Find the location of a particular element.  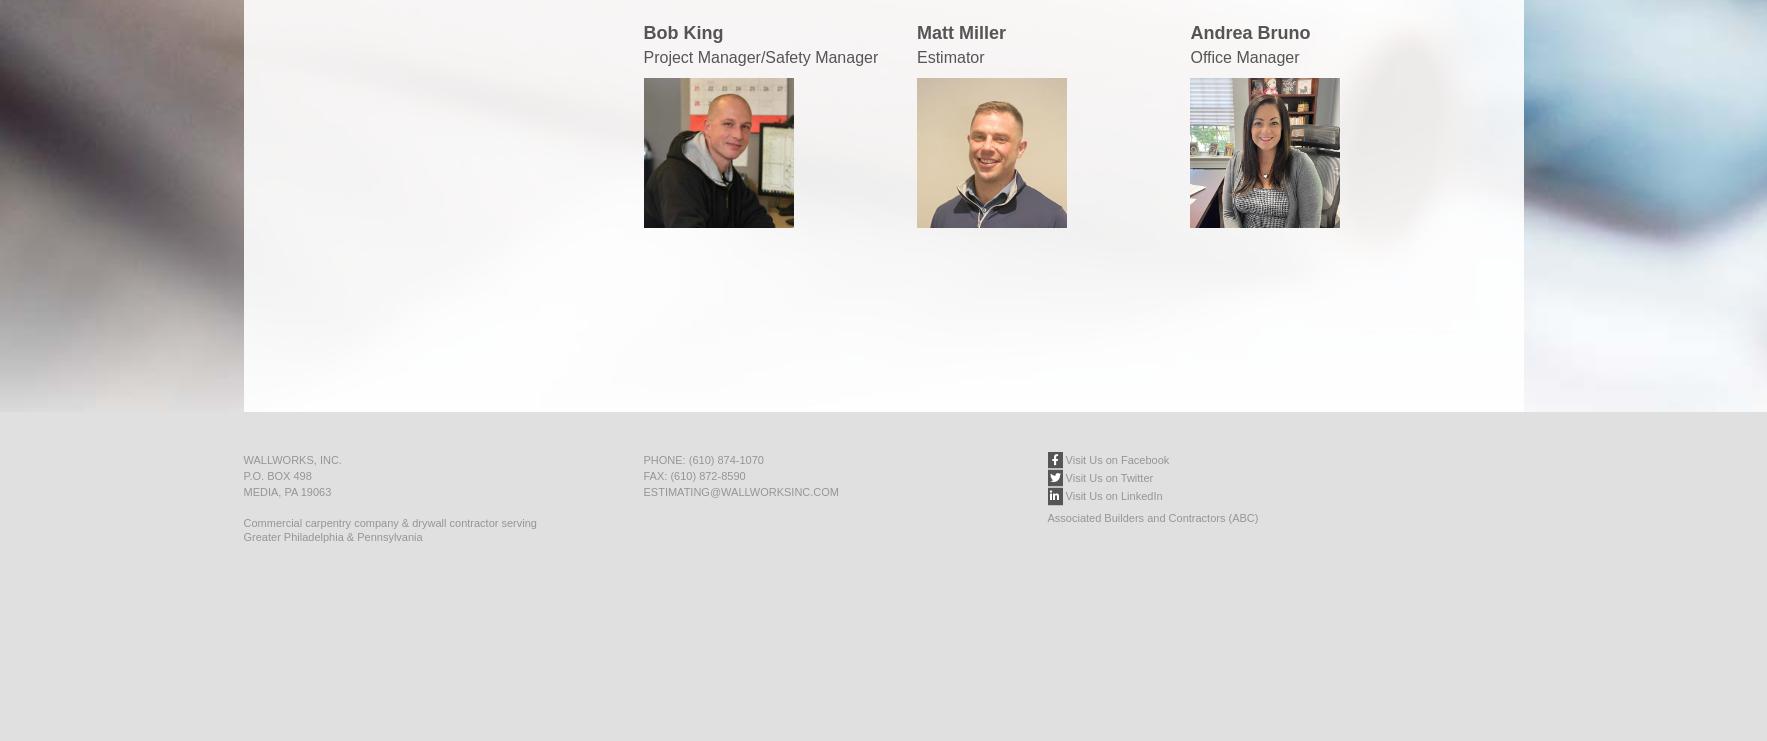

'ESTIMATING@WALLWORKSINC.COM' is located at coordinates (740, 492).